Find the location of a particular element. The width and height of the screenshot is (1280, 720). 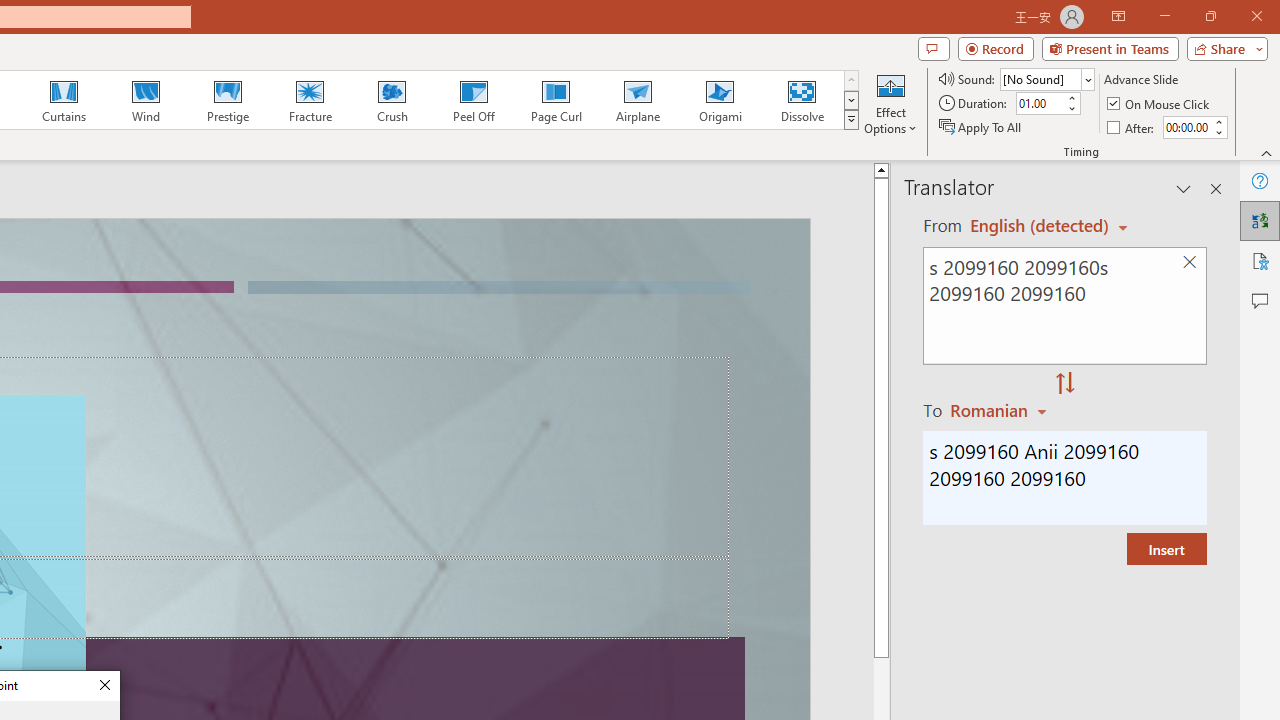

'Effect Options' is located at coordinates (889, 103).